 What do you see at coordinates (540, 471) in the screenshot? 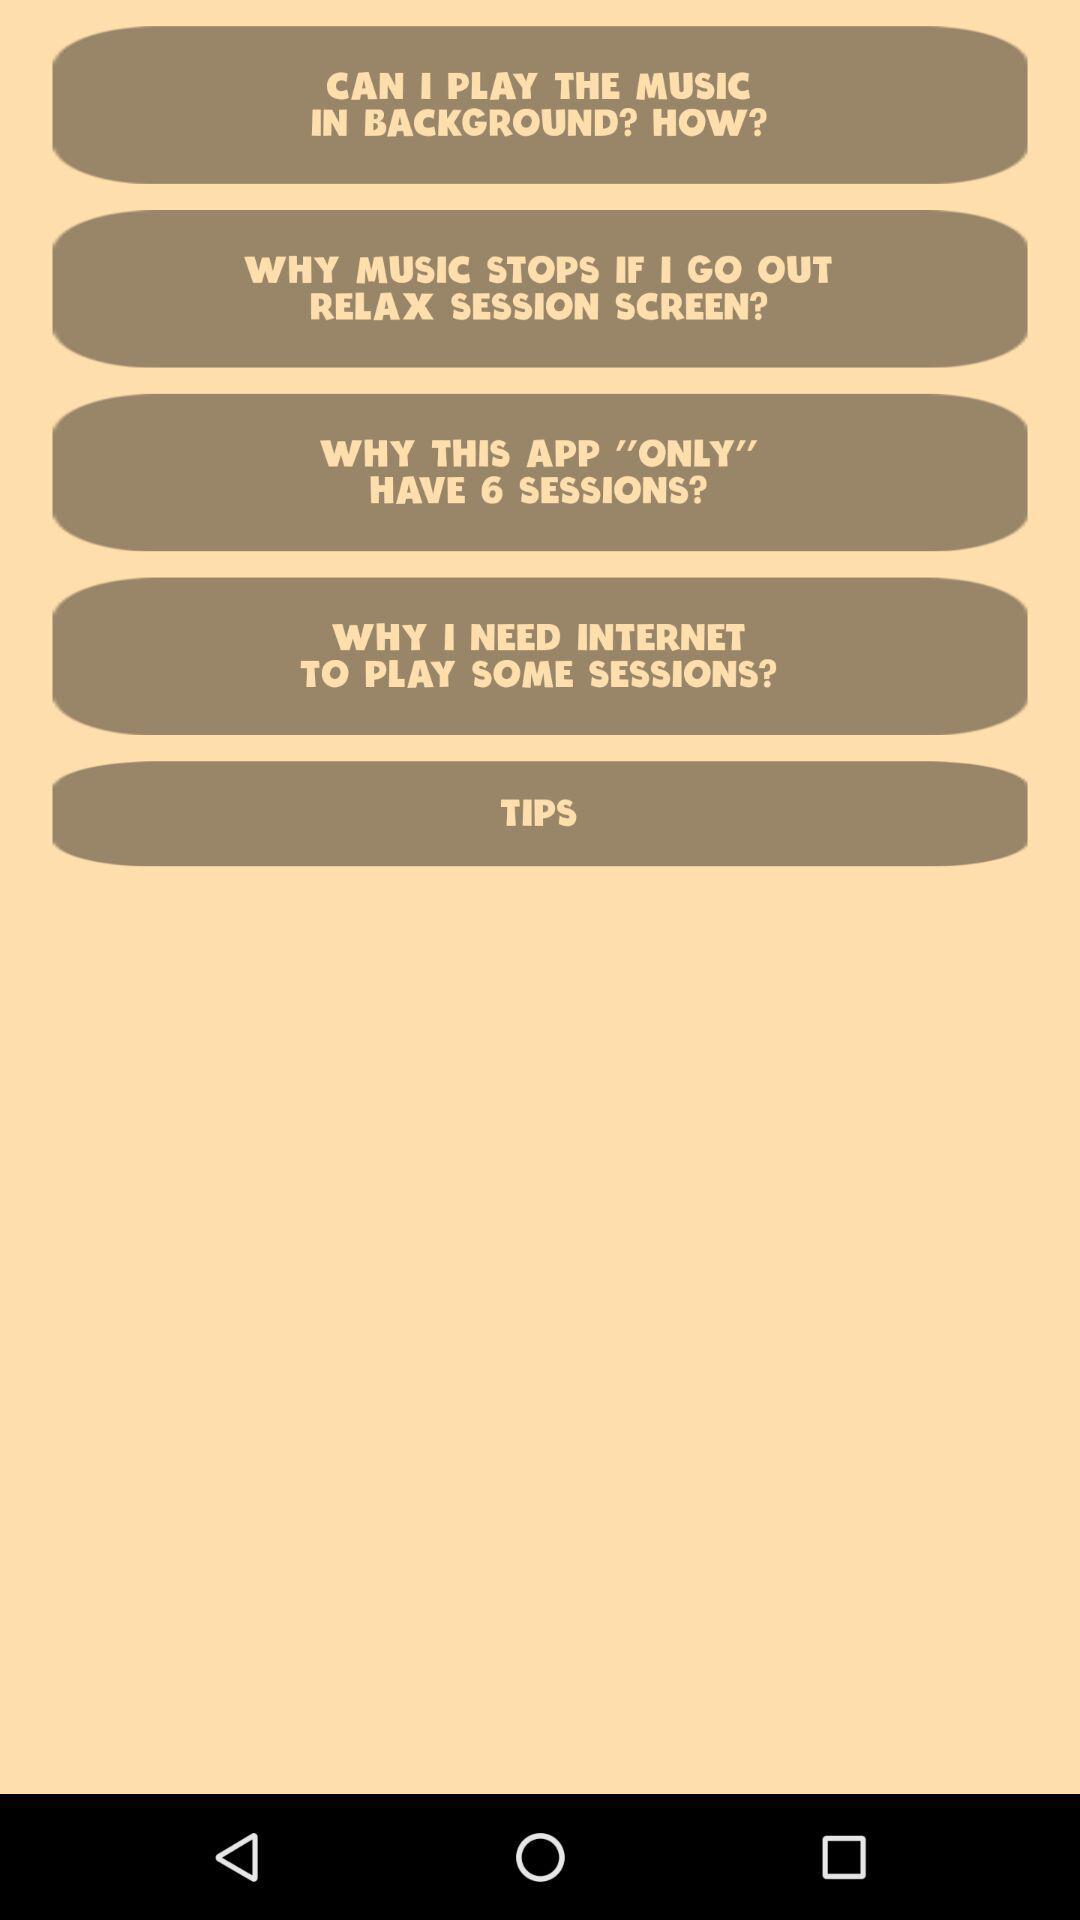
I see `the icon below why music stops item` at bounding box center [540, 471].